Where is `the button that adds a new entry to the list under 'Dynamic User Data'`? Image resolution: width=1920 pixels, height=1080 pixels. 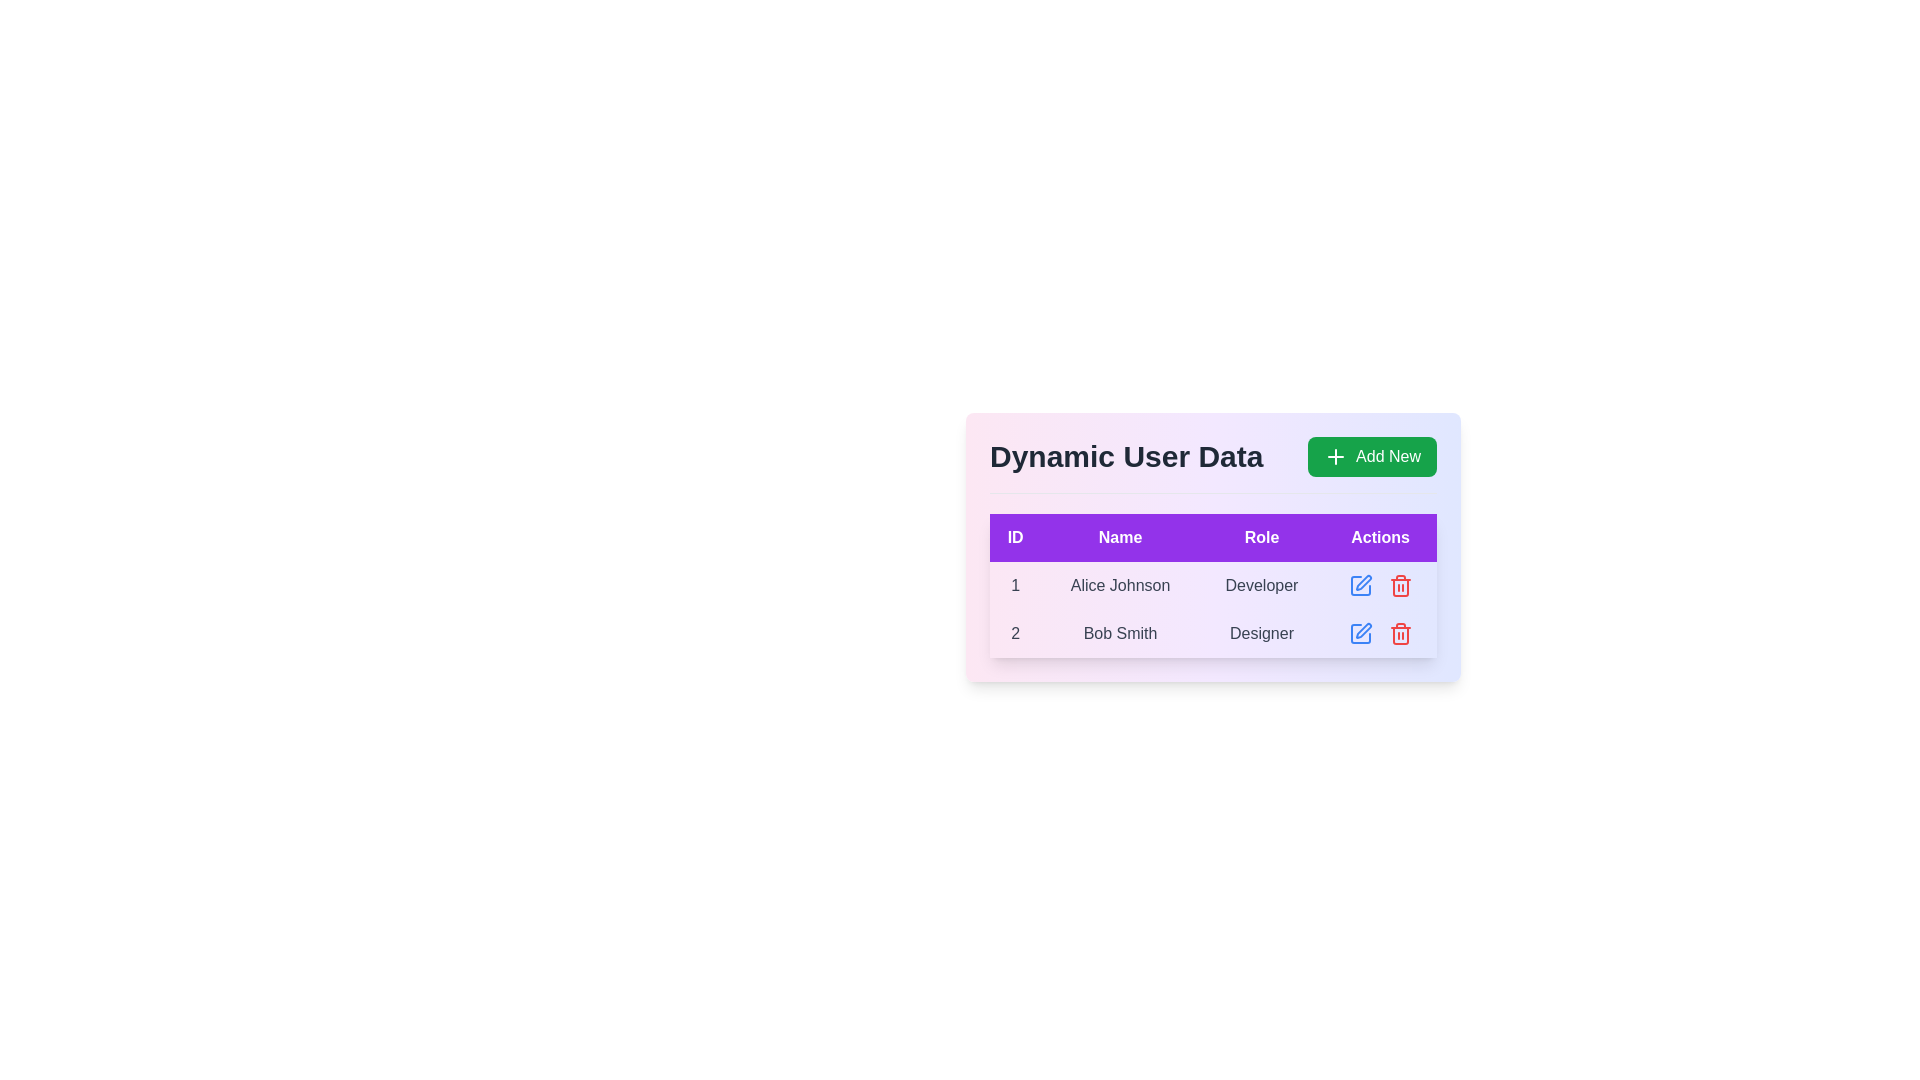 the button that adds a new entry to the list under 'Dynamic User Data' is located at coordinates (1371, 456).